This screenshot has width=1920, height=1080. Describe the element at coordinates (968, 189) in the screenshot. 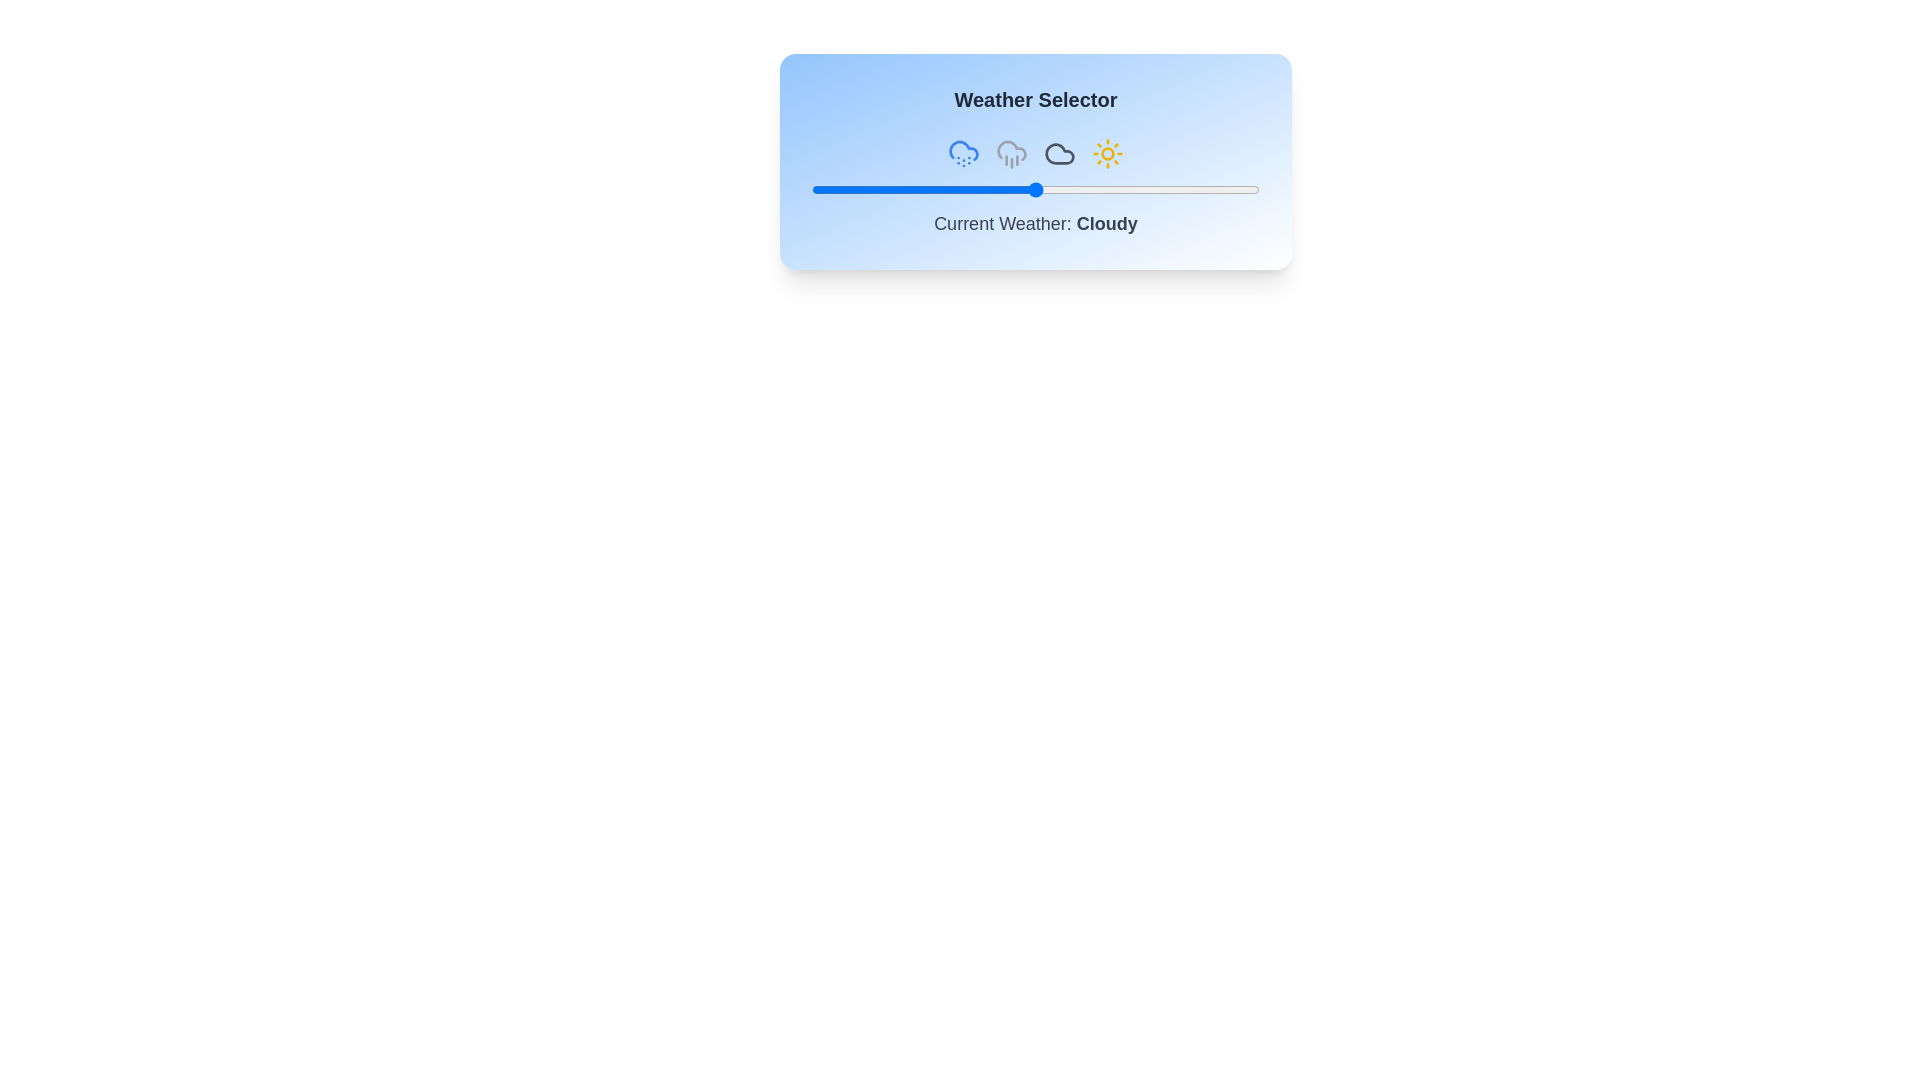

I see `the weather slider to 35%, where 35 is a value between 0 and 100` at that location.